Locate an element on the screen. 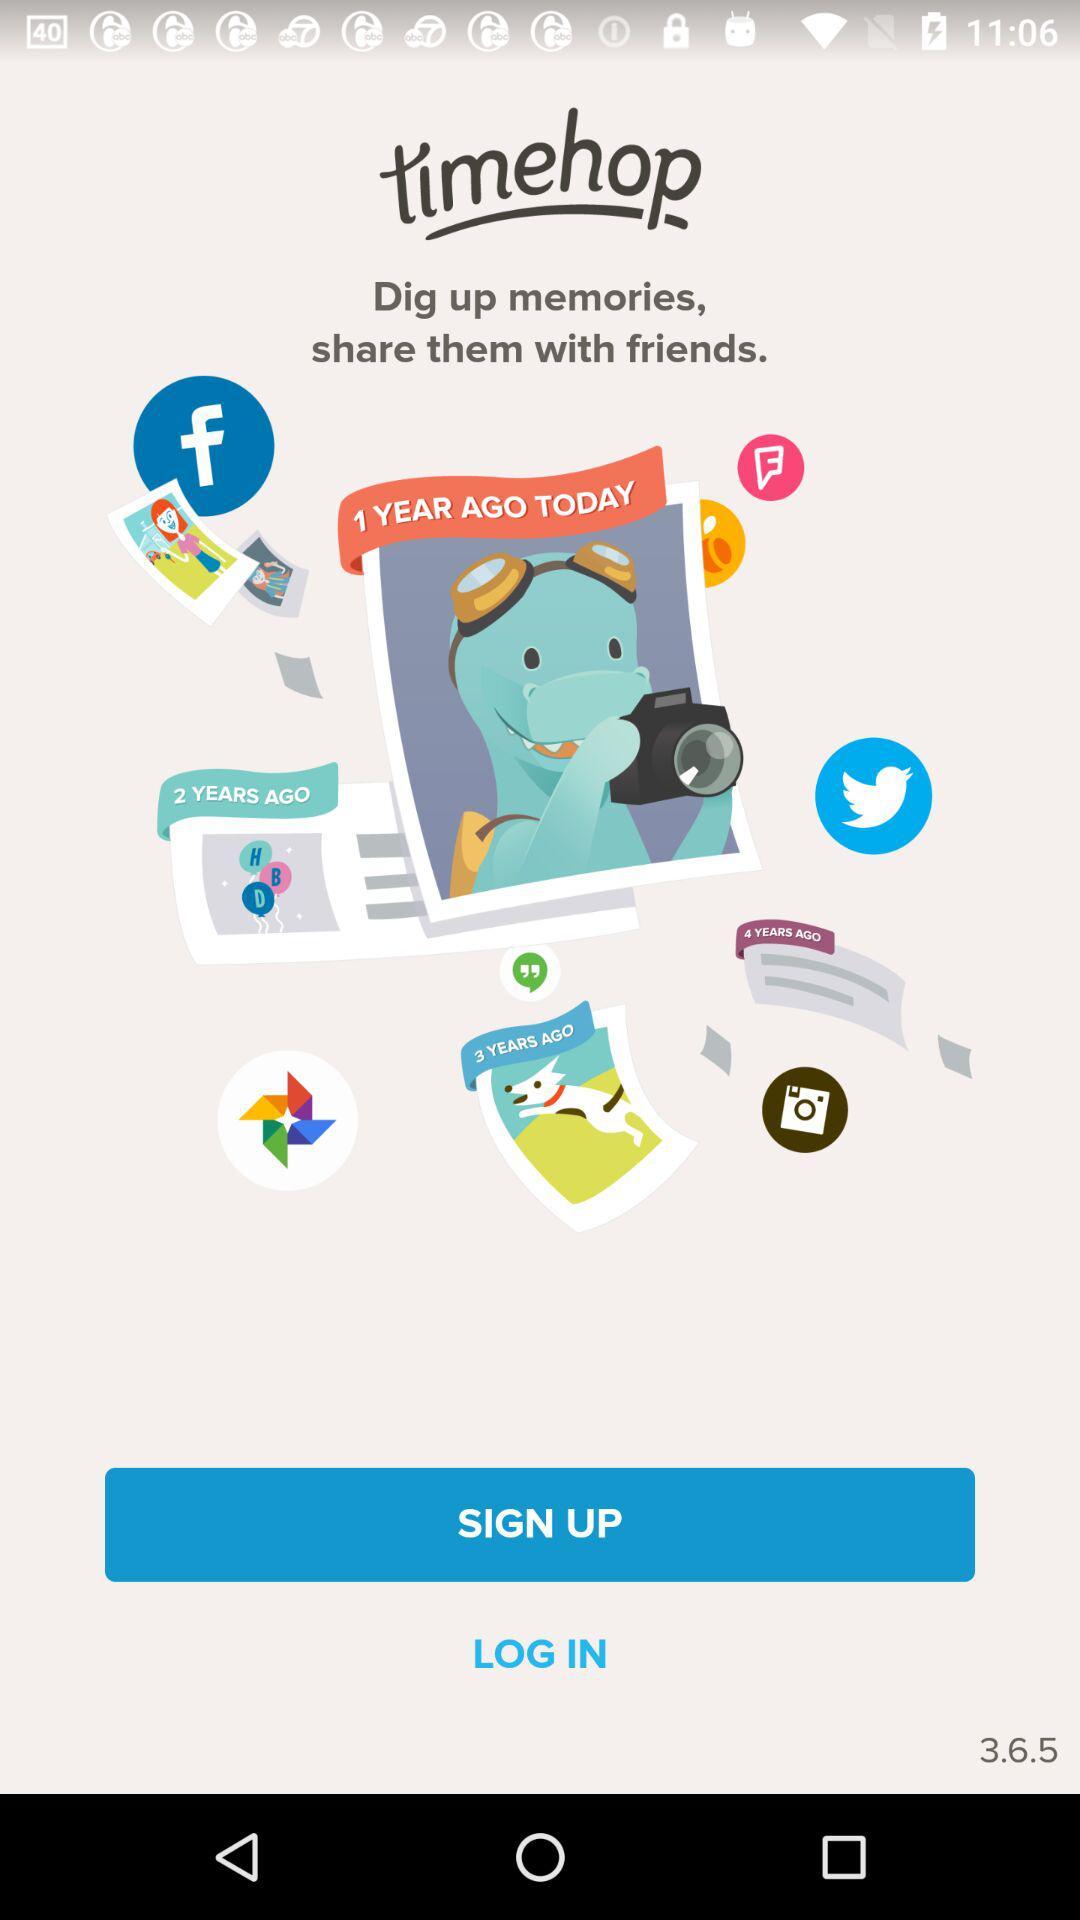 Image resolution: width=1080 pixels, height=1920 pixels. sign up is located at coordinates (540, 1523).